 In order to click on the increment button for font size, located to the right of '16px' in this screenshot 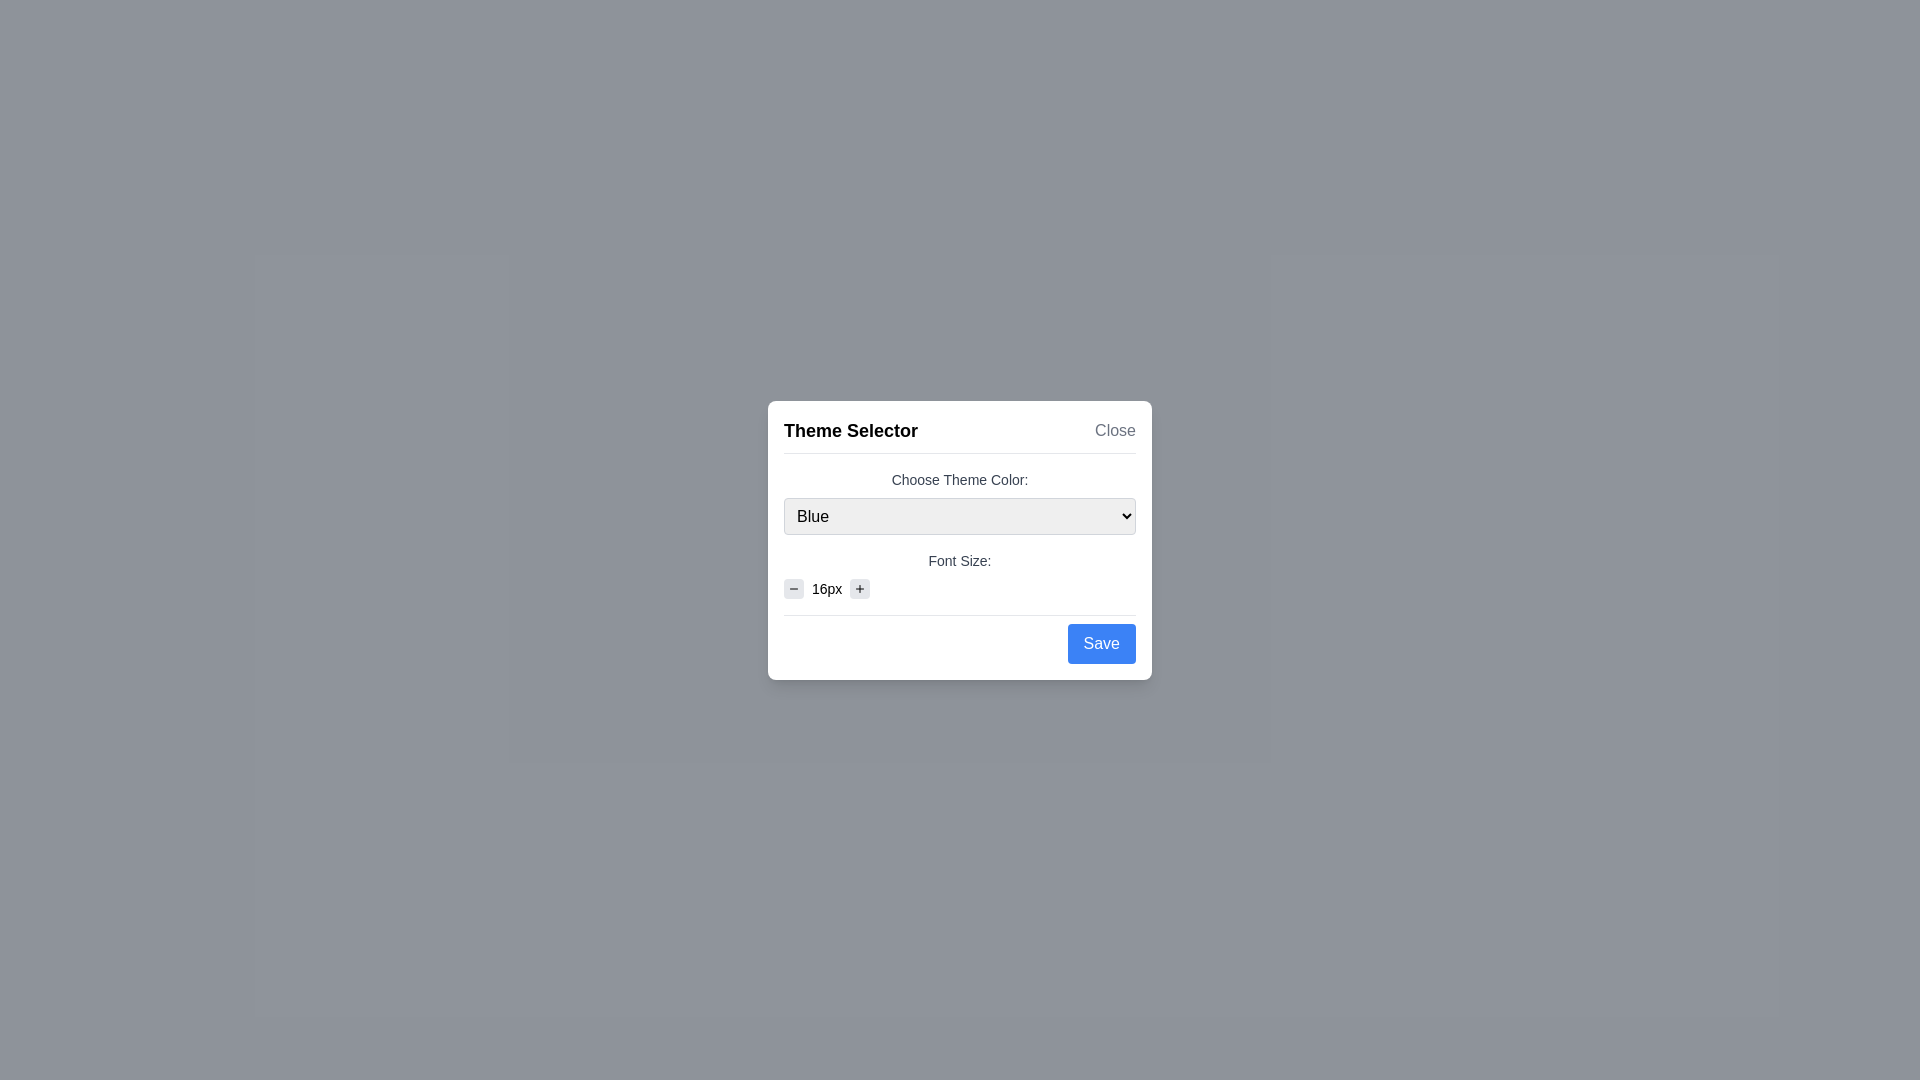, I will do `click(860, 587)`.